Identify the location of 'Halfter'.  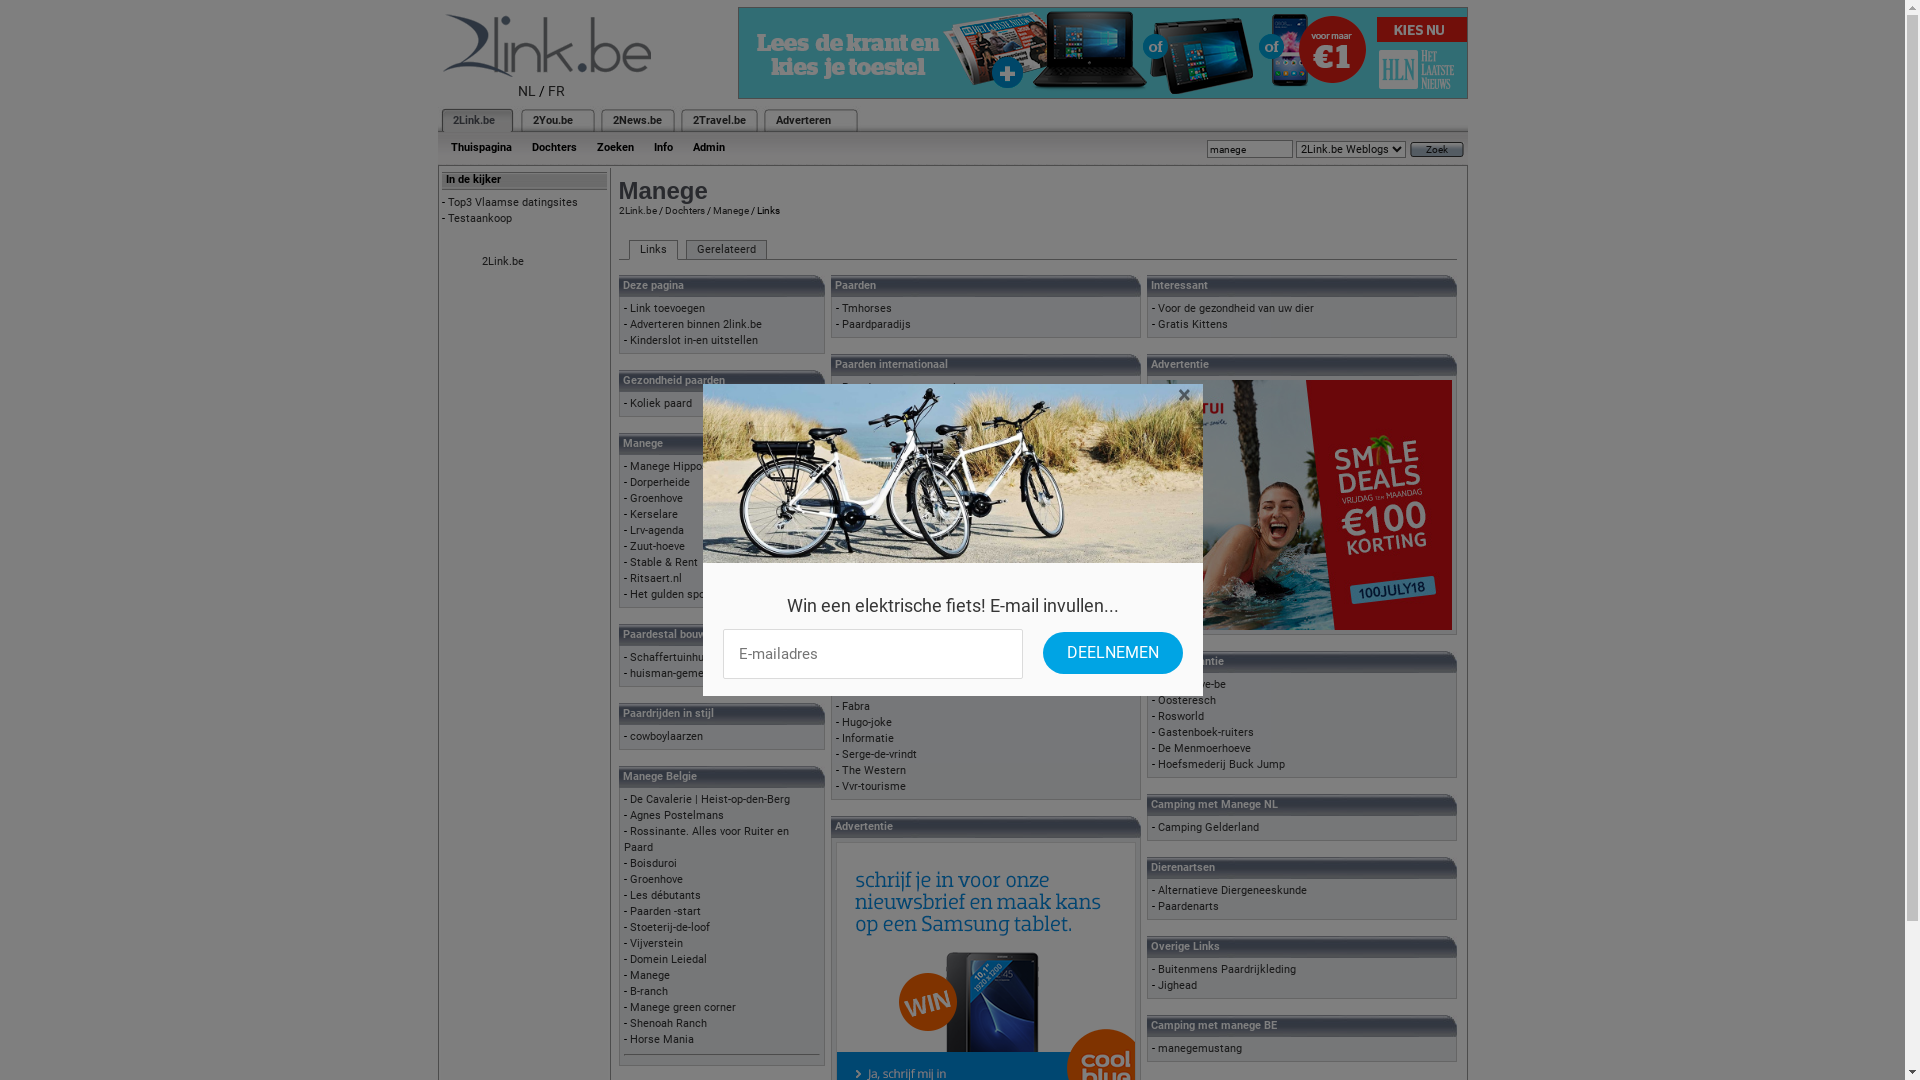
(859, 563).